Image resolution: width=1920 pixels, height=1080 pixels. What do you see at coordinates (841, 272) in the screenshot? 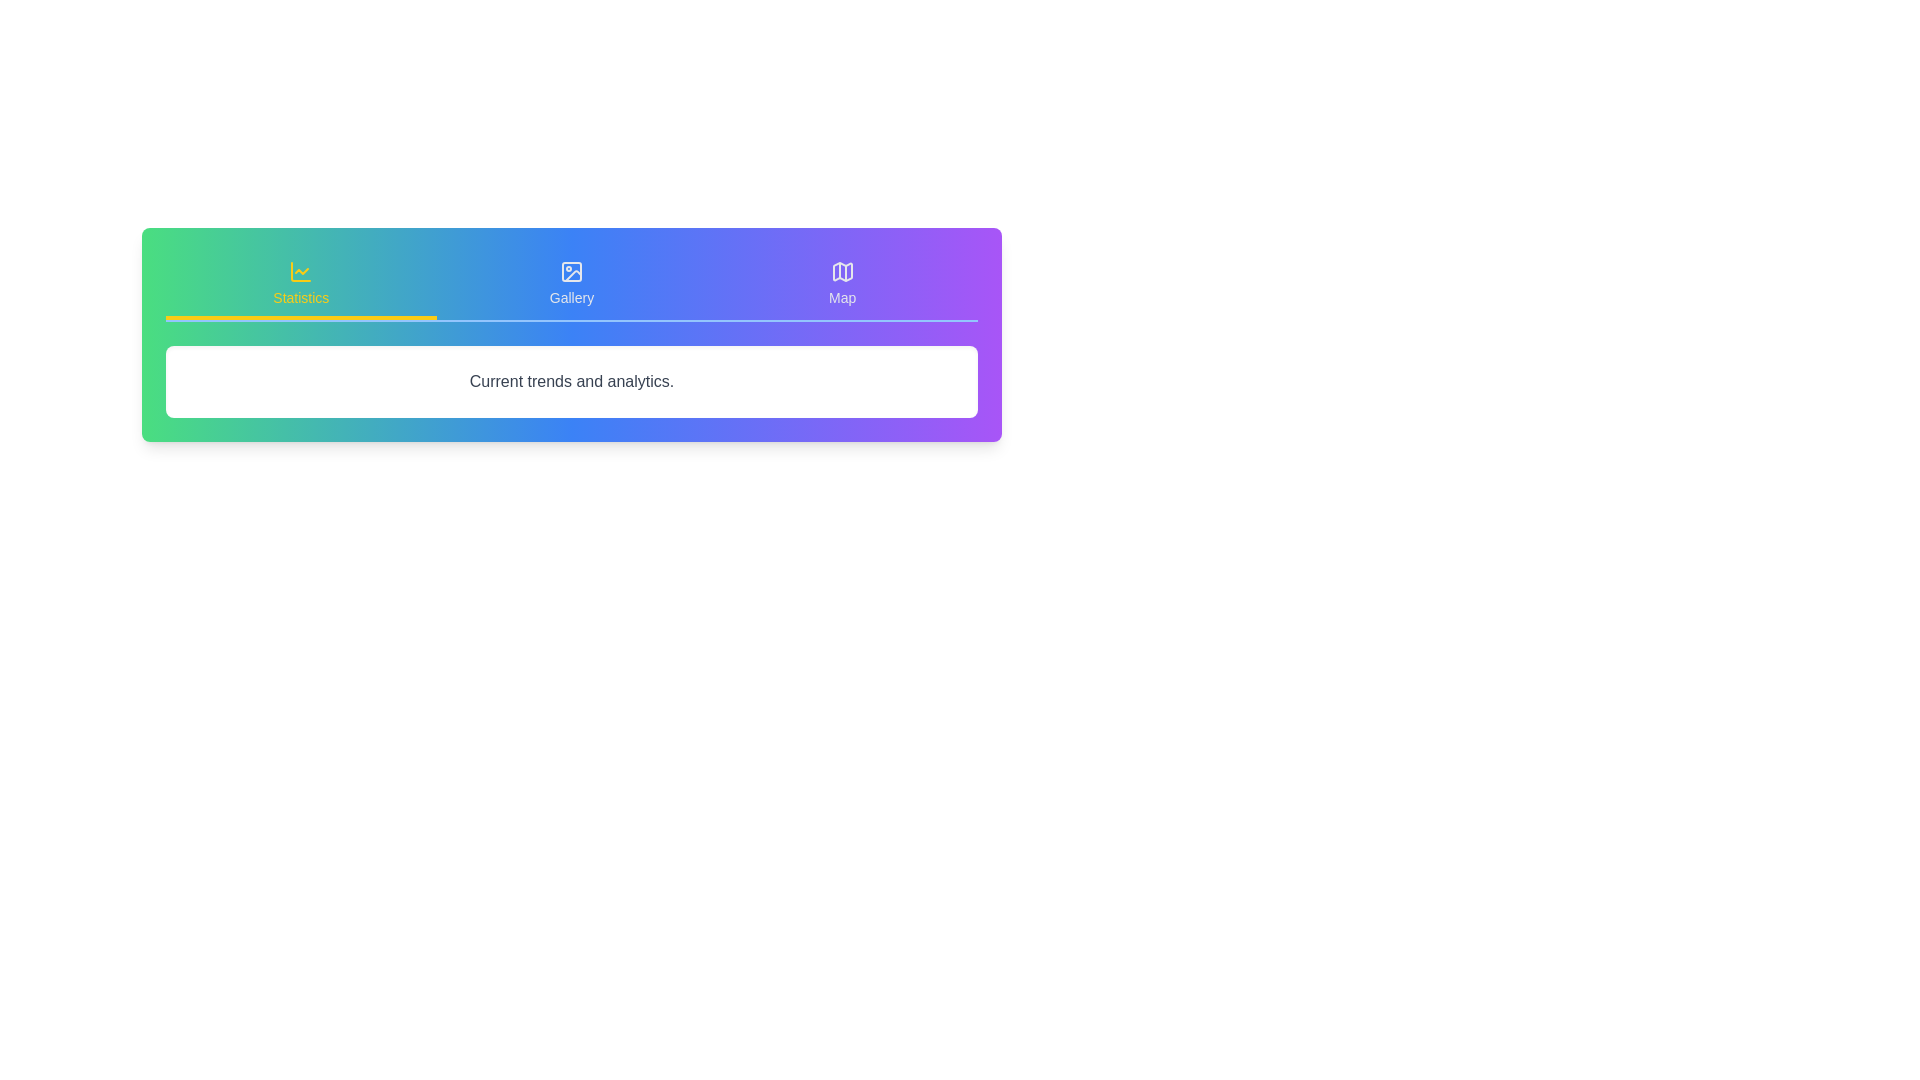
I see `the icon of the Map tab to interact with it` at bounding box center [841, 272].